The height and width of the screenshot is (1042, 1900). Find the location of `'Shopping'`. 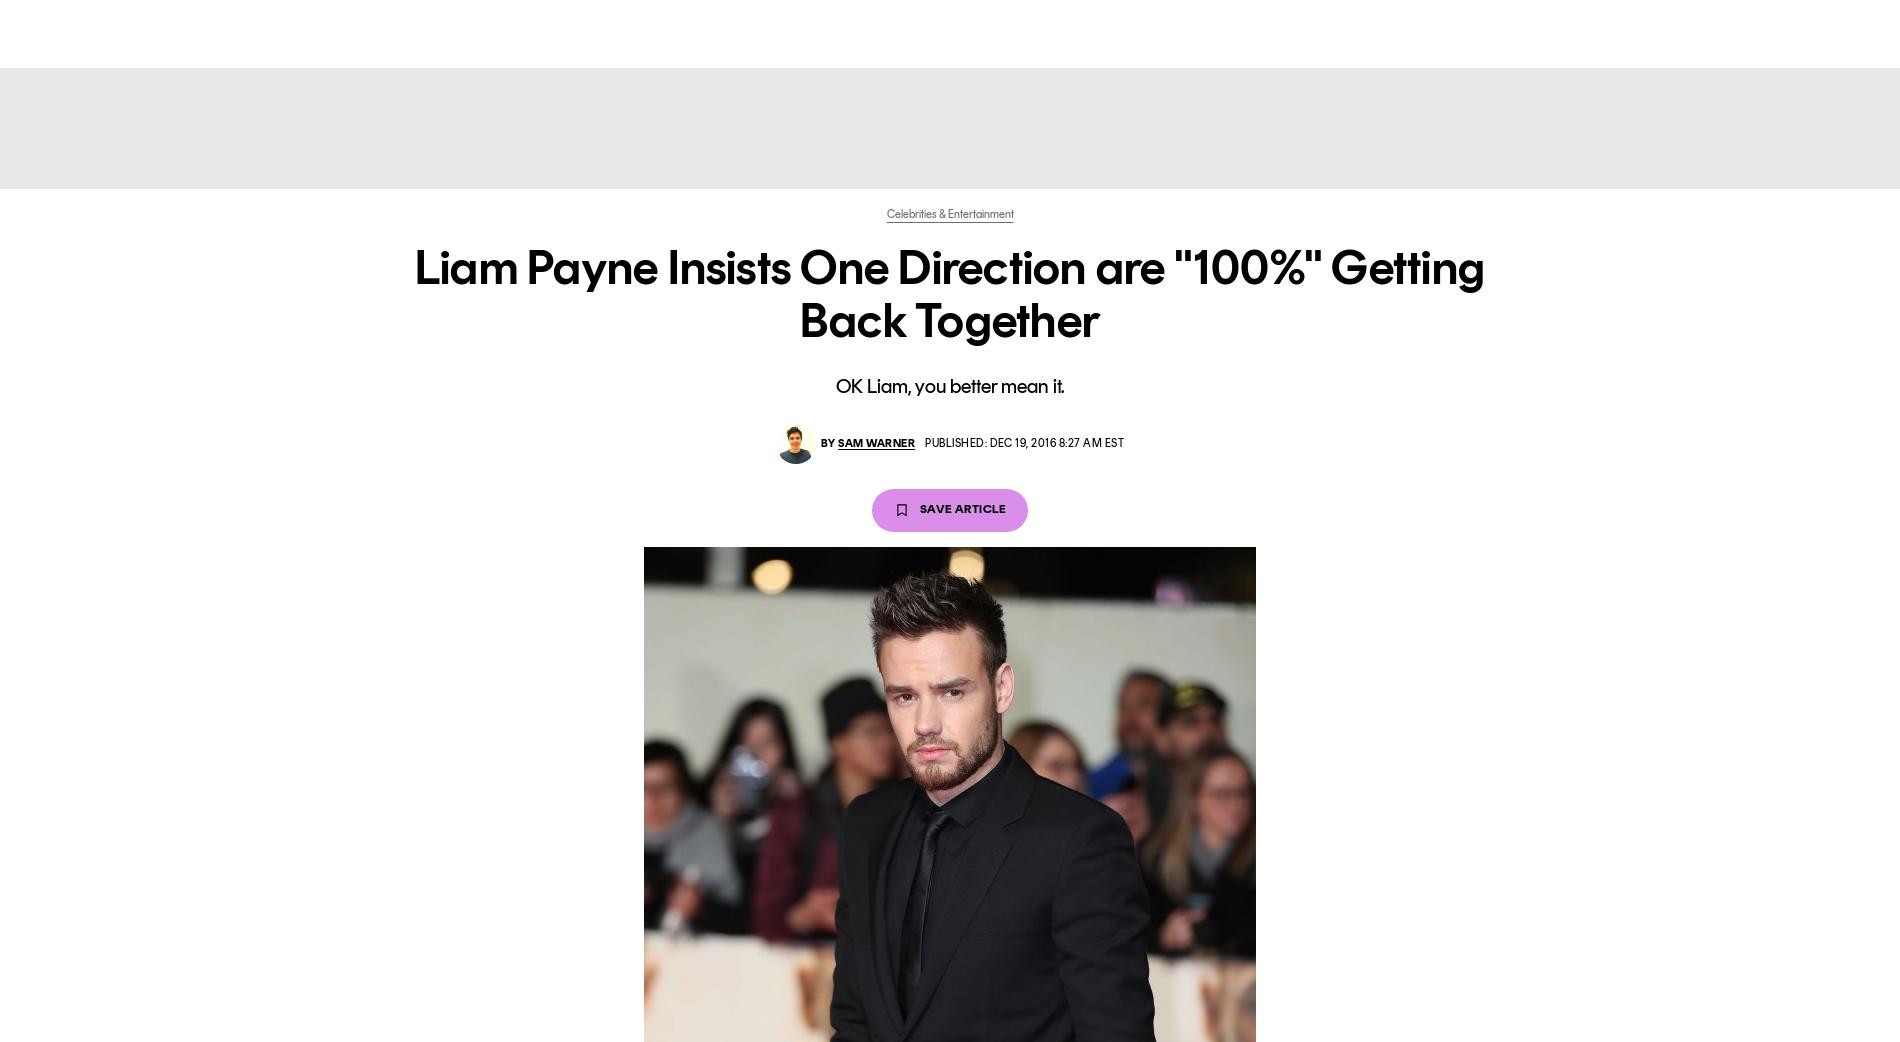

'Shopping' is located at coordinates (1089, 31).